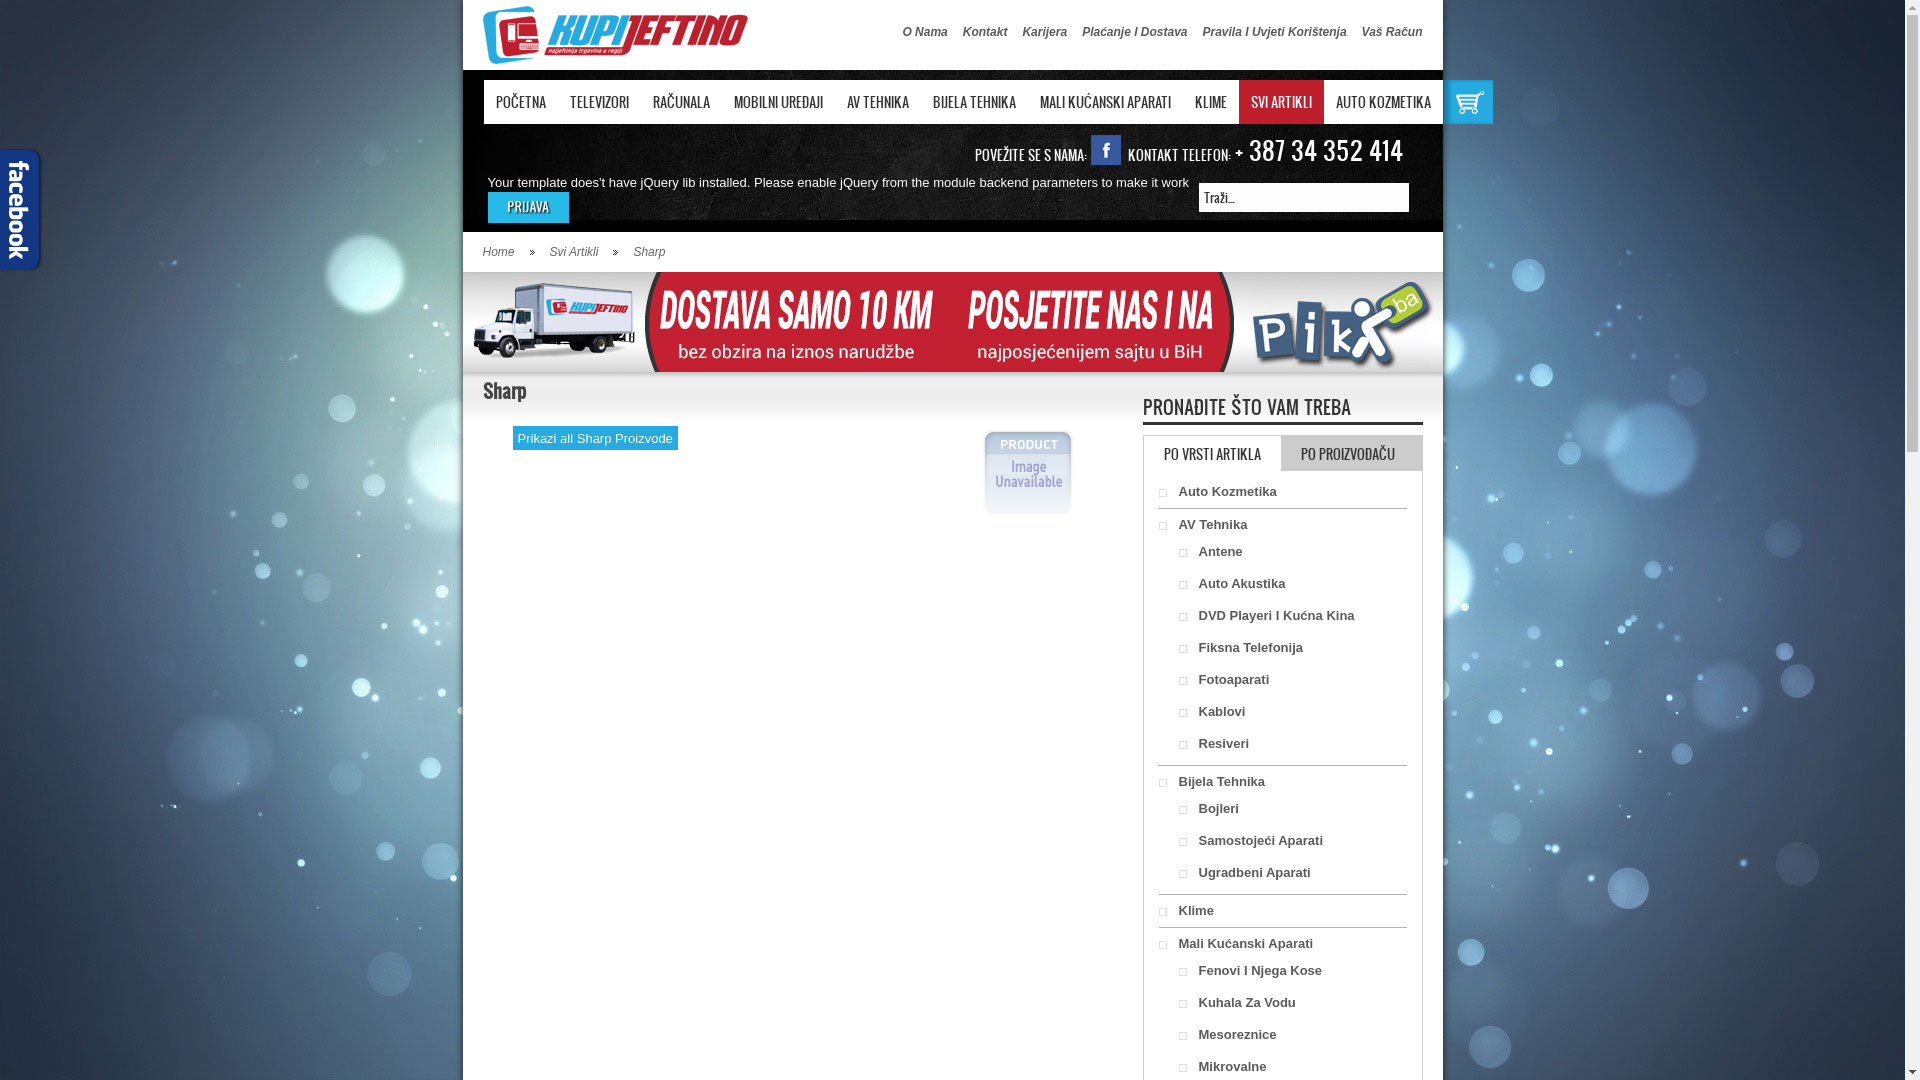  What do you see at coordinates (1382, 101) in the screenshot?
I see `'AUTO KOZMETIKA'` at bounding box center [1382, 101].